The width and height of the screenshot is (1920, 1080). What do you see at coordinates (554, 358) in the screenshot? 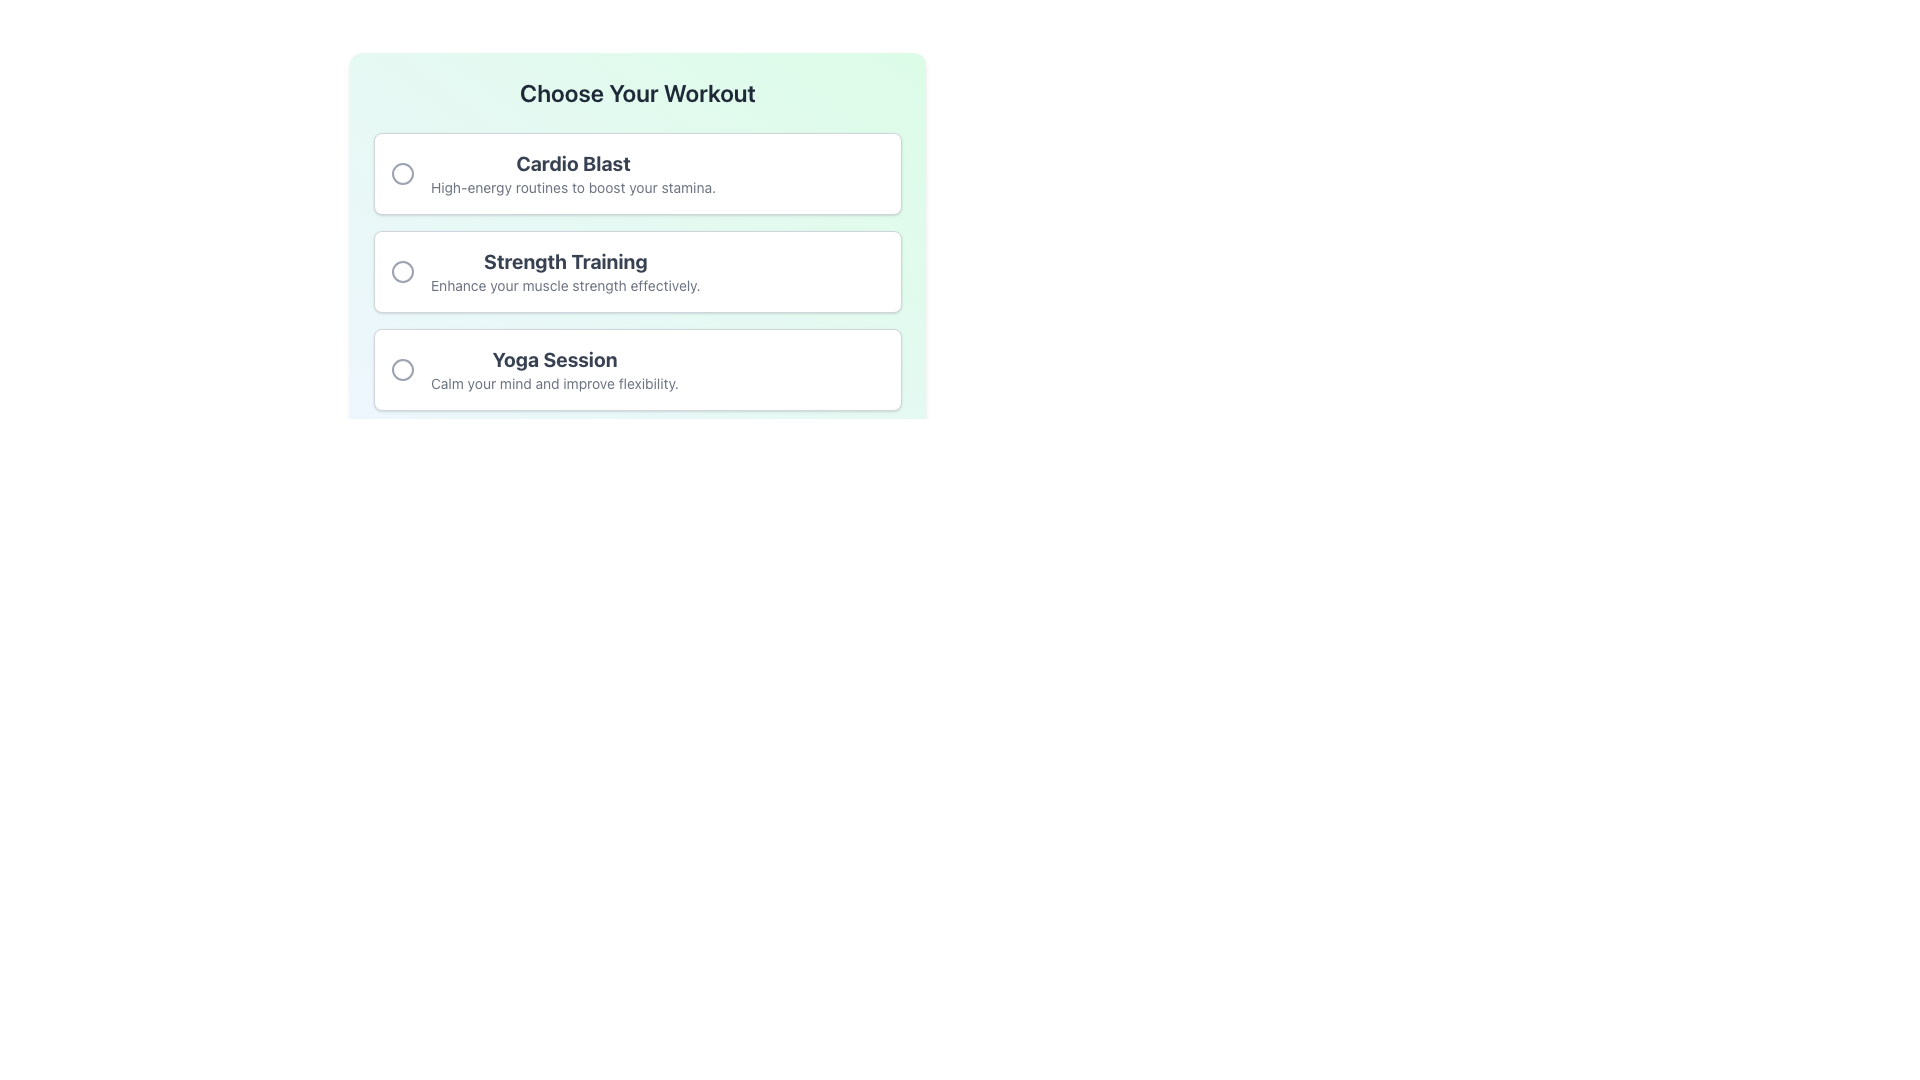
I see `the bold title of the third workout option labeled 'Yoga' which is positioned between 'Strength Training' and 'Calm your mind and improve flexibility'` at bounding box center [554, 358].